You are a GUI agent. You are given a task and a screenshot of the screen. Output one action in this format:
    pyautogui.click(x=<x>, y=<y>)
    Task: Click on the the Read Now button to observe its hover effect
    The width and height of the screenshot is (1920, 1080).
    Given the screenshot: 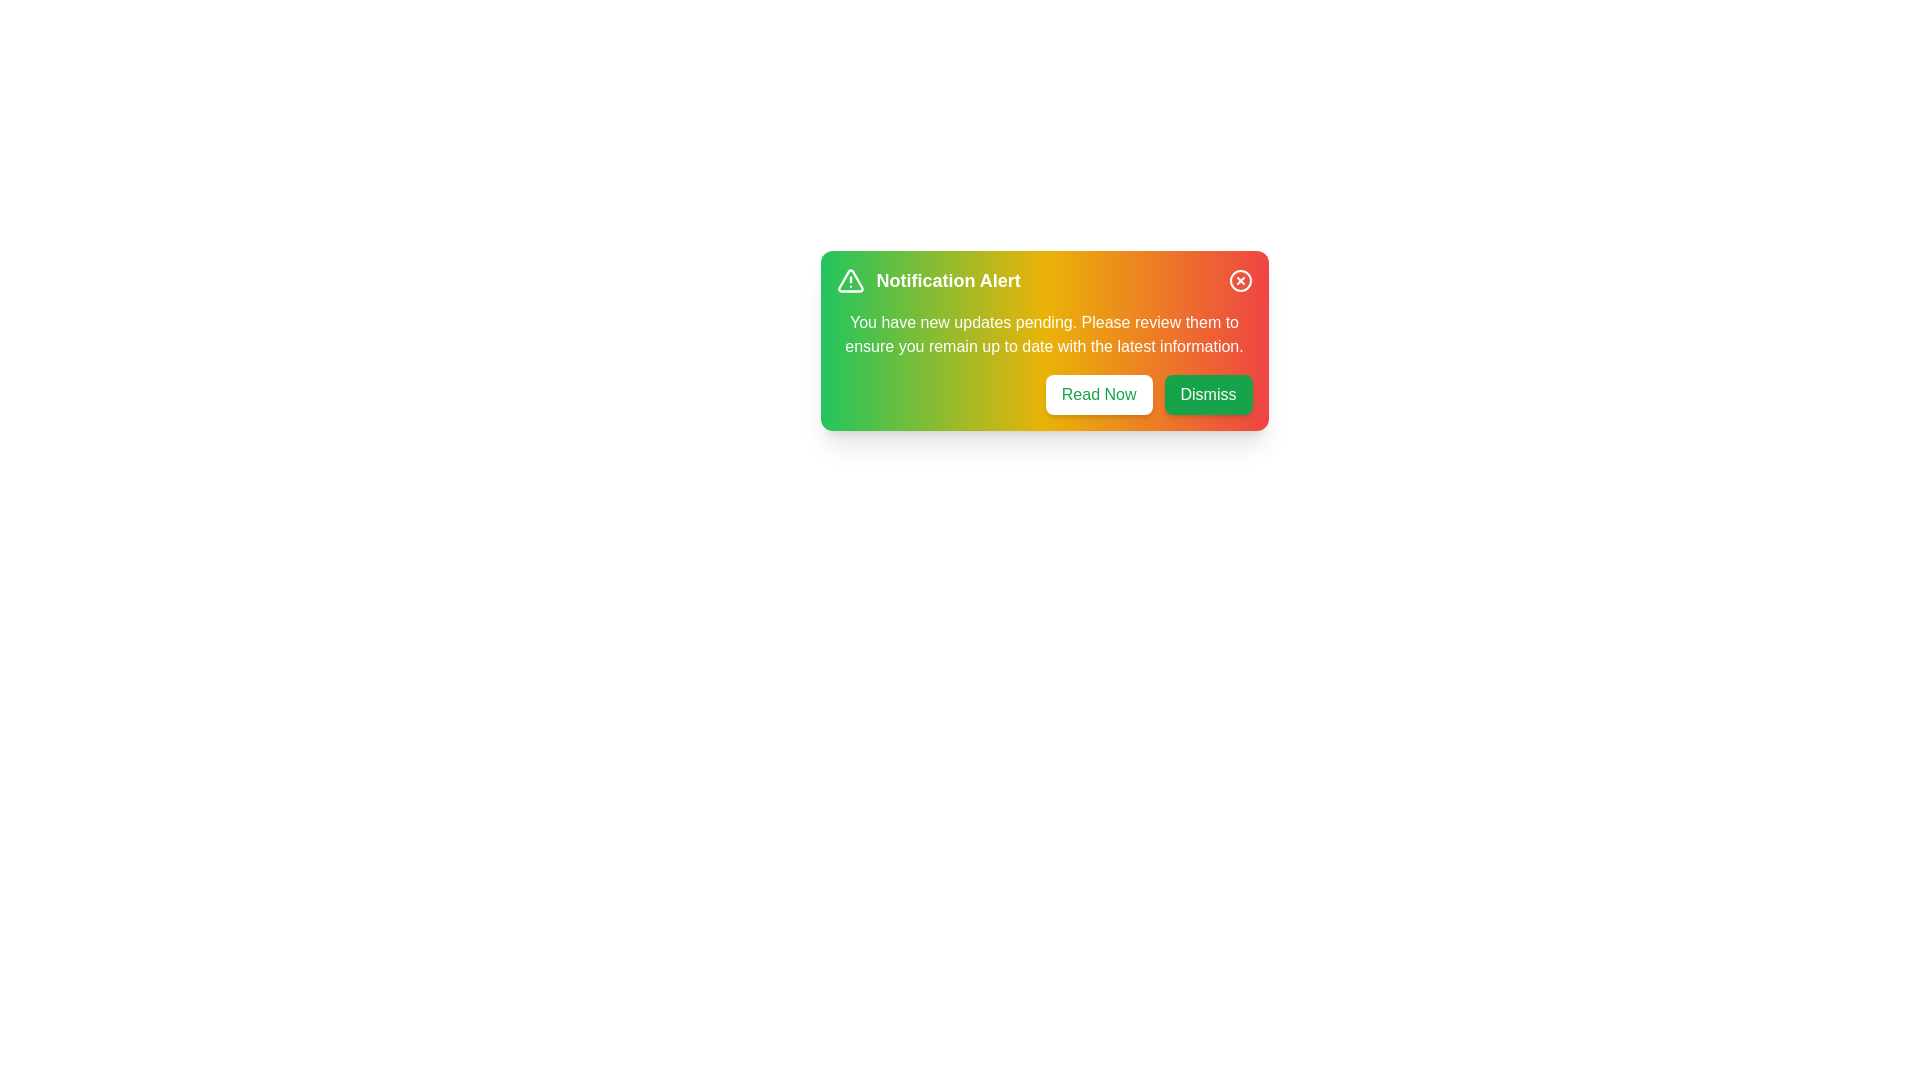 What is the action you would take?
    pyautogui.click(x=1098, y=394)
    